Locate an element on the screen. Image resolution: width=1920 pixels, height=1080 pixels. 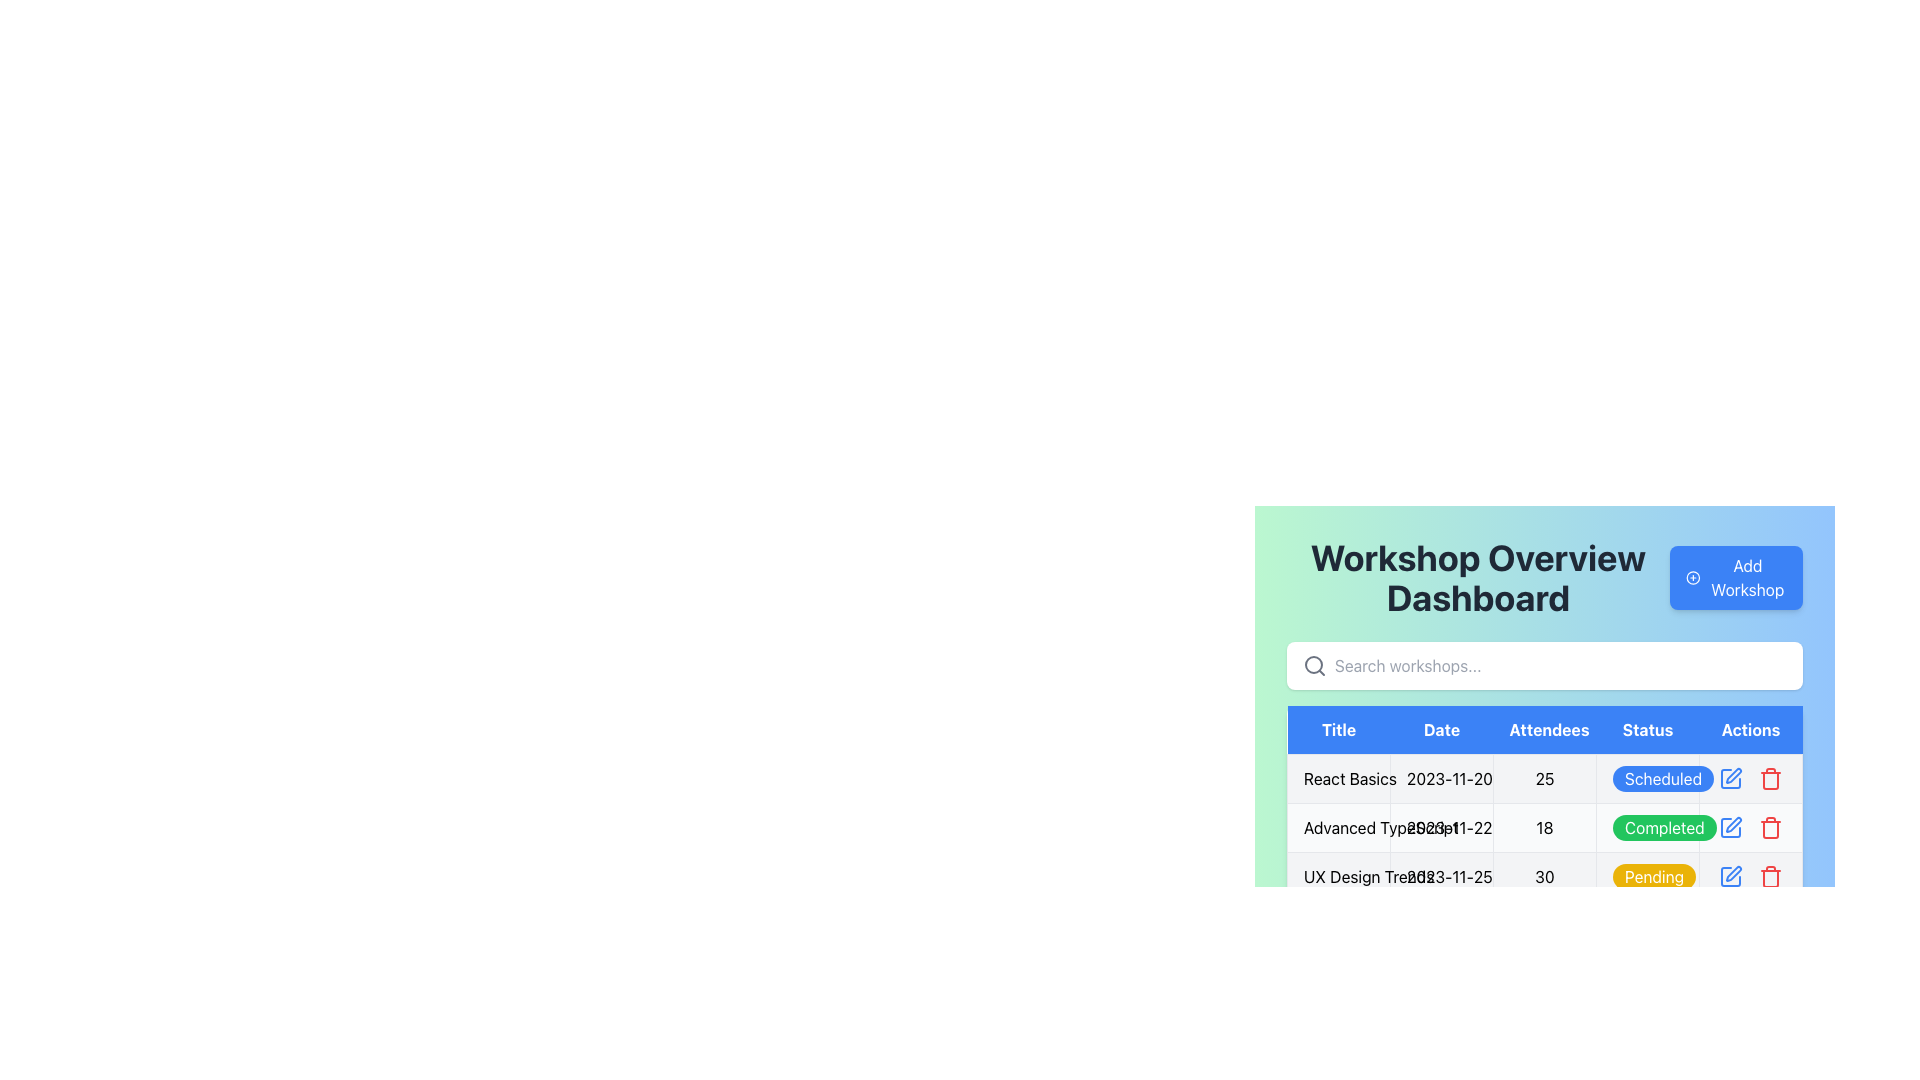
the numeric indicator displaying '25' in the 'Attendees' column of the table for the 'React Basics' workshop is located at coordinates (1544, 778).